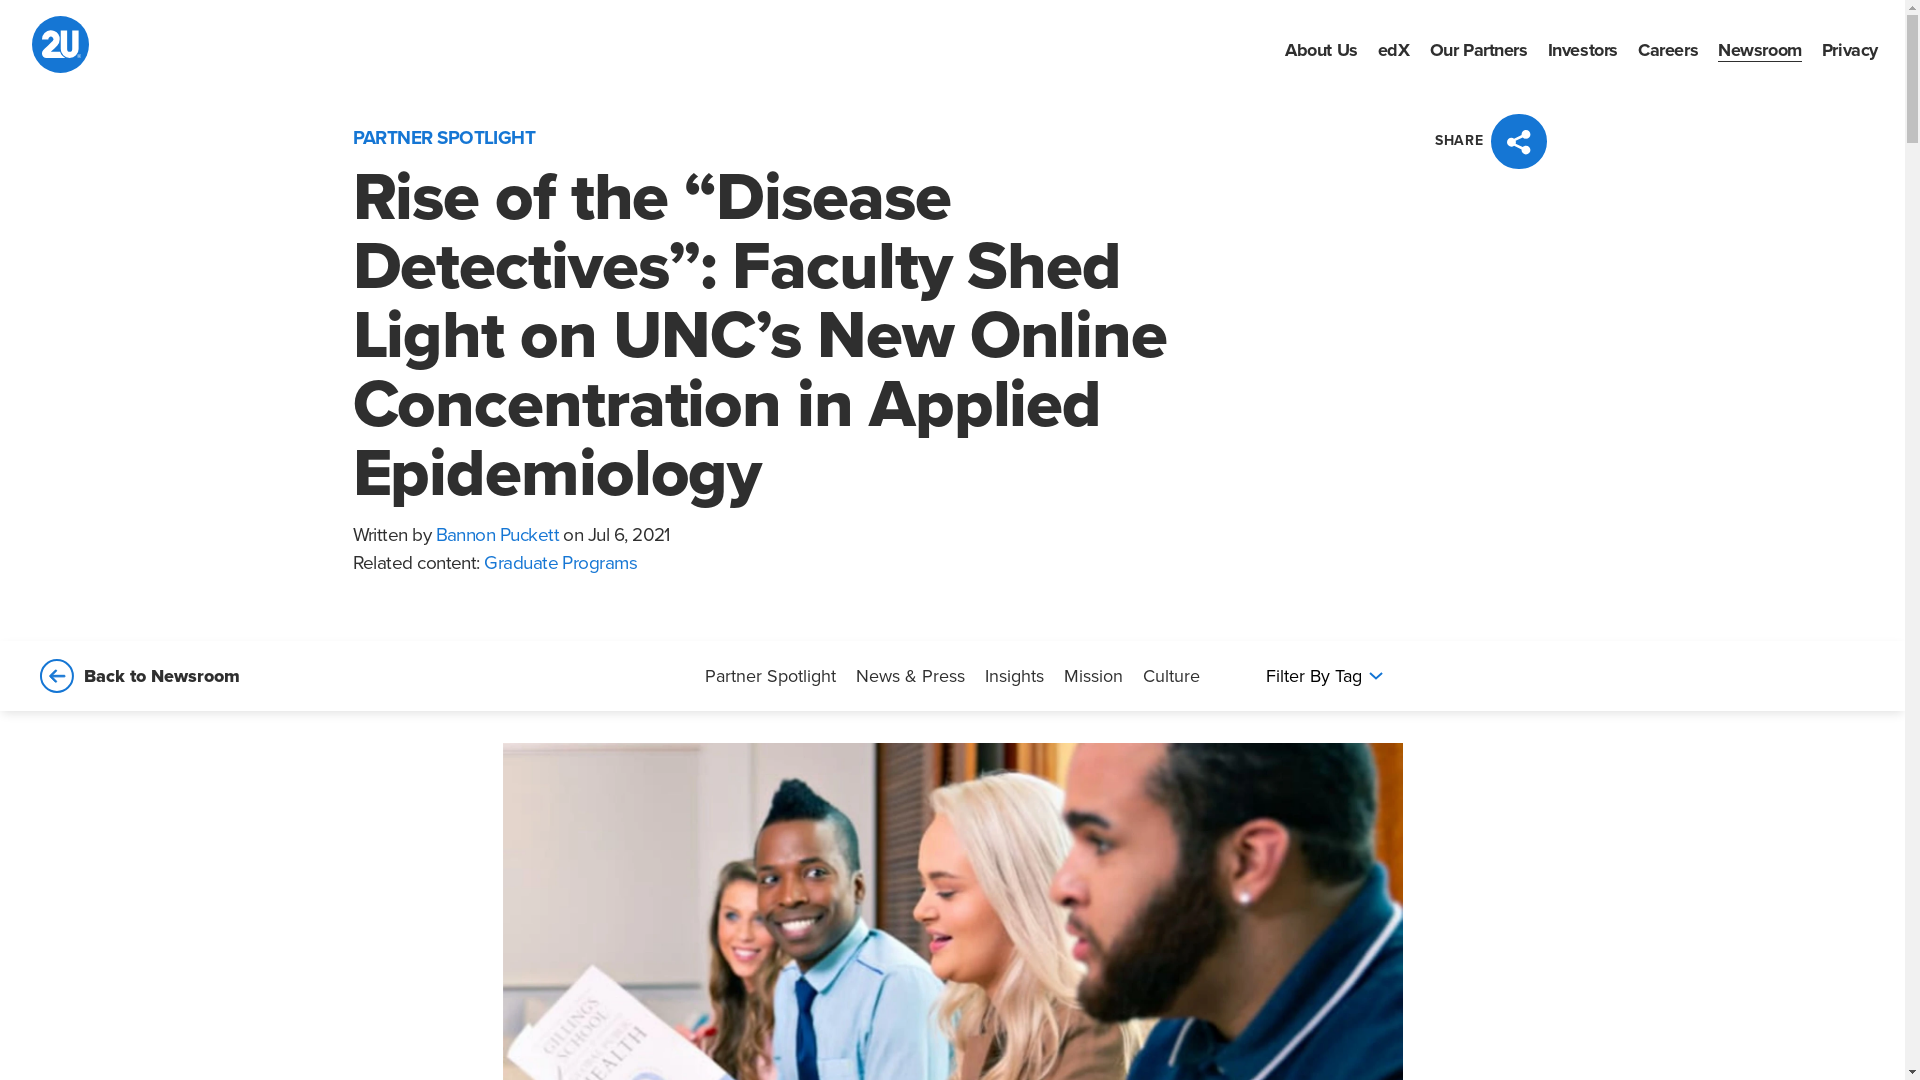  Describe the element at coordinates (1392, 48) in the screenshot. I see `'edX'` at that location.